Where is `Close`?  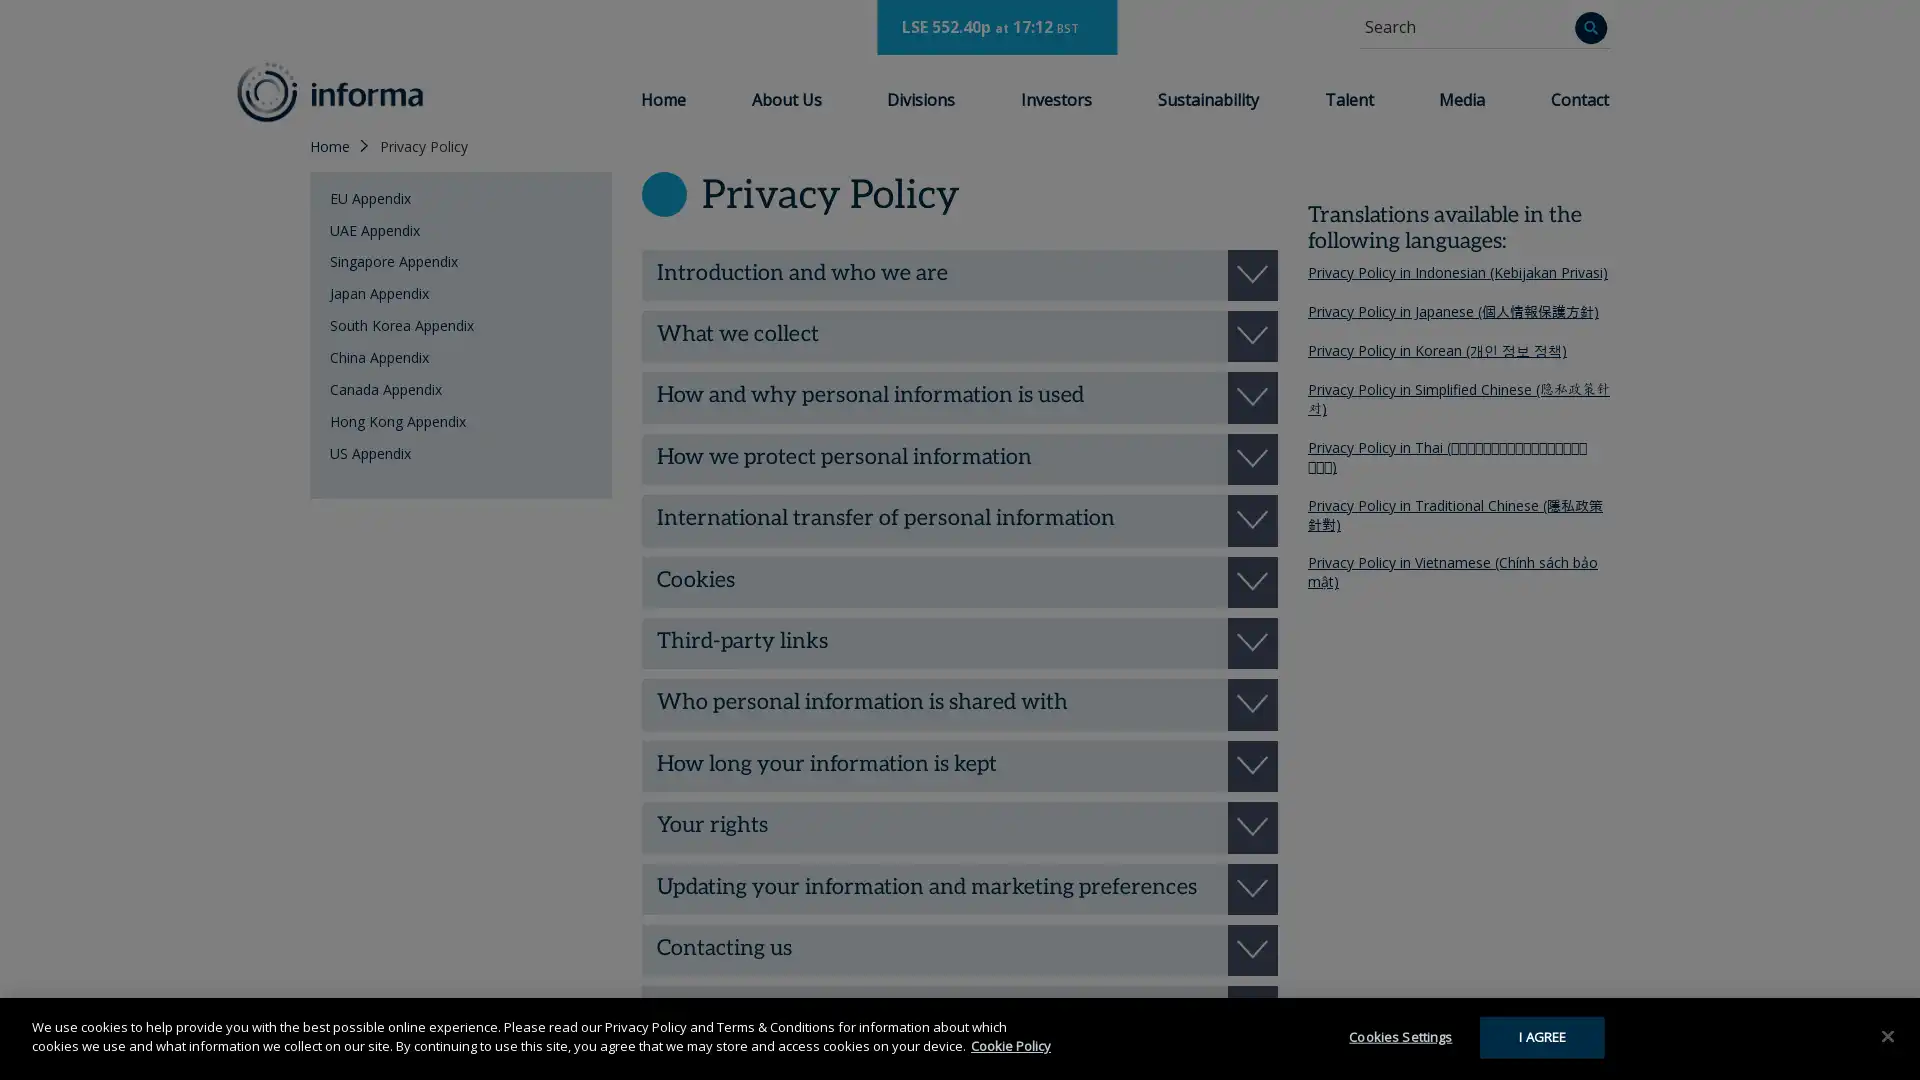
Close is located at coordinates (1886, 1035).